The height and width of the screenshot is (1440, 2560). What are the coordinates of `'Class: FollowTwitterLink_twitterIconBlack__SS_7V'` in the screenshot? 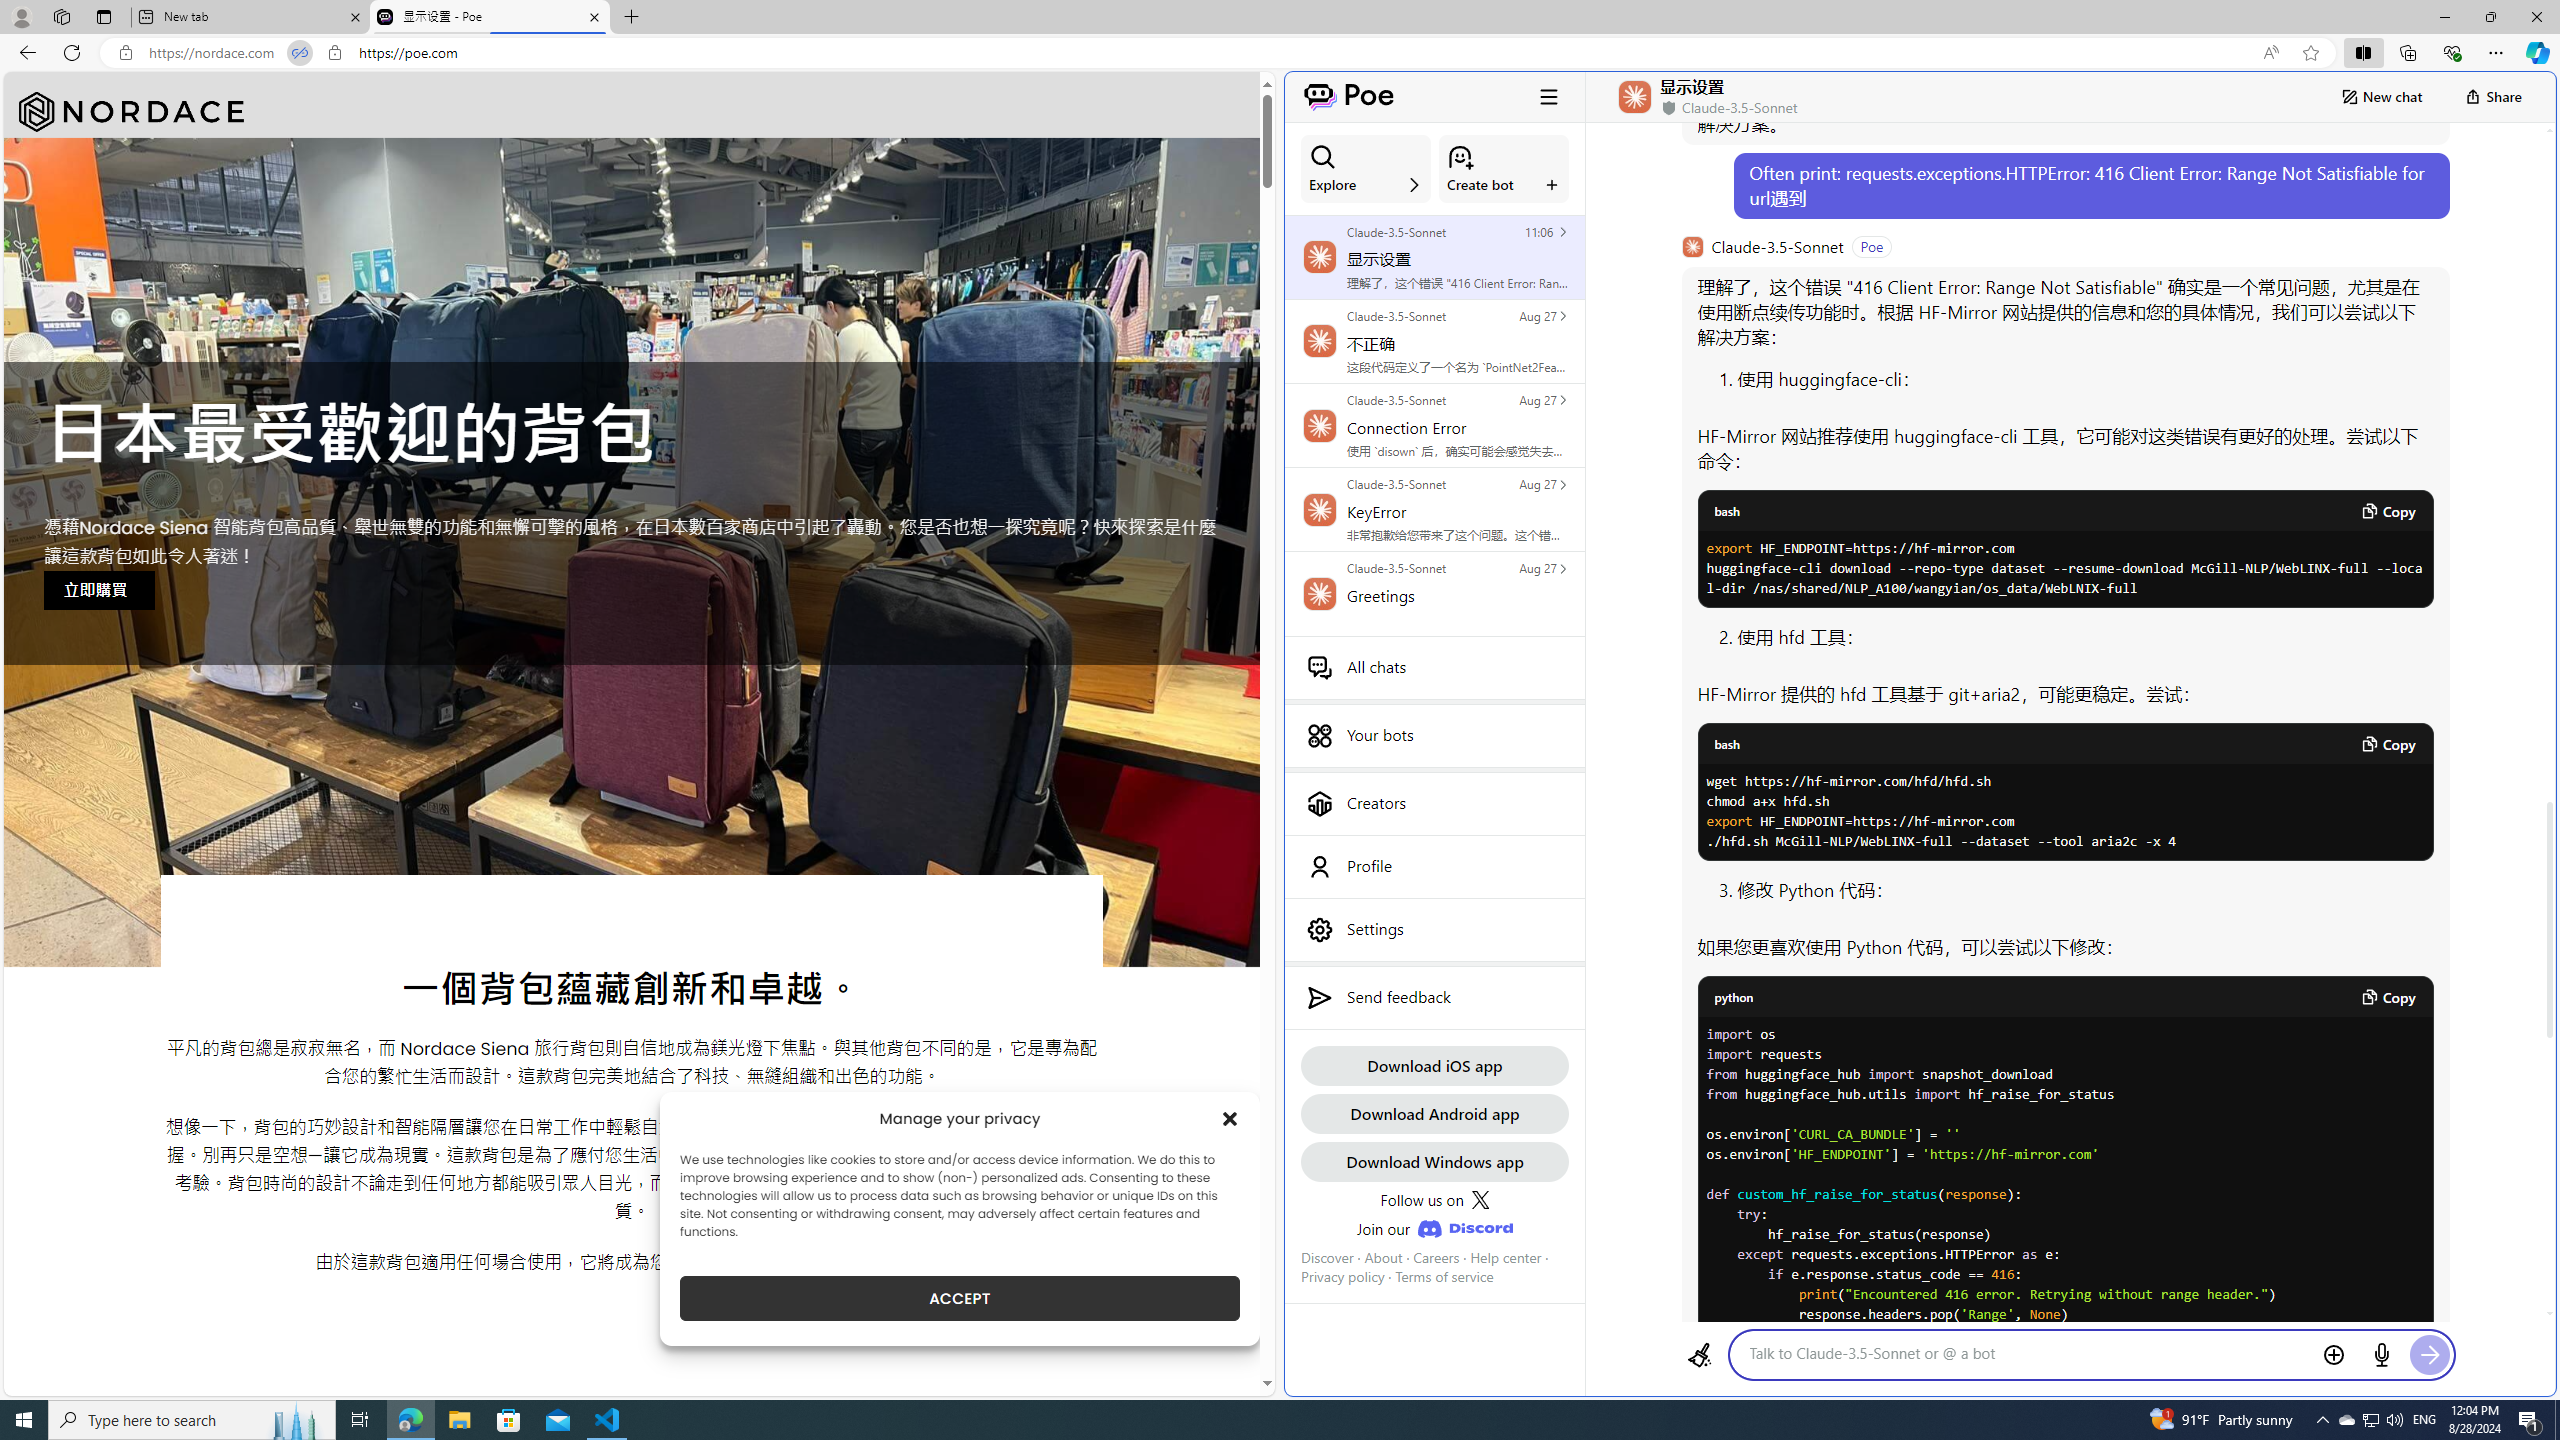 It's located at (1479, 1199).